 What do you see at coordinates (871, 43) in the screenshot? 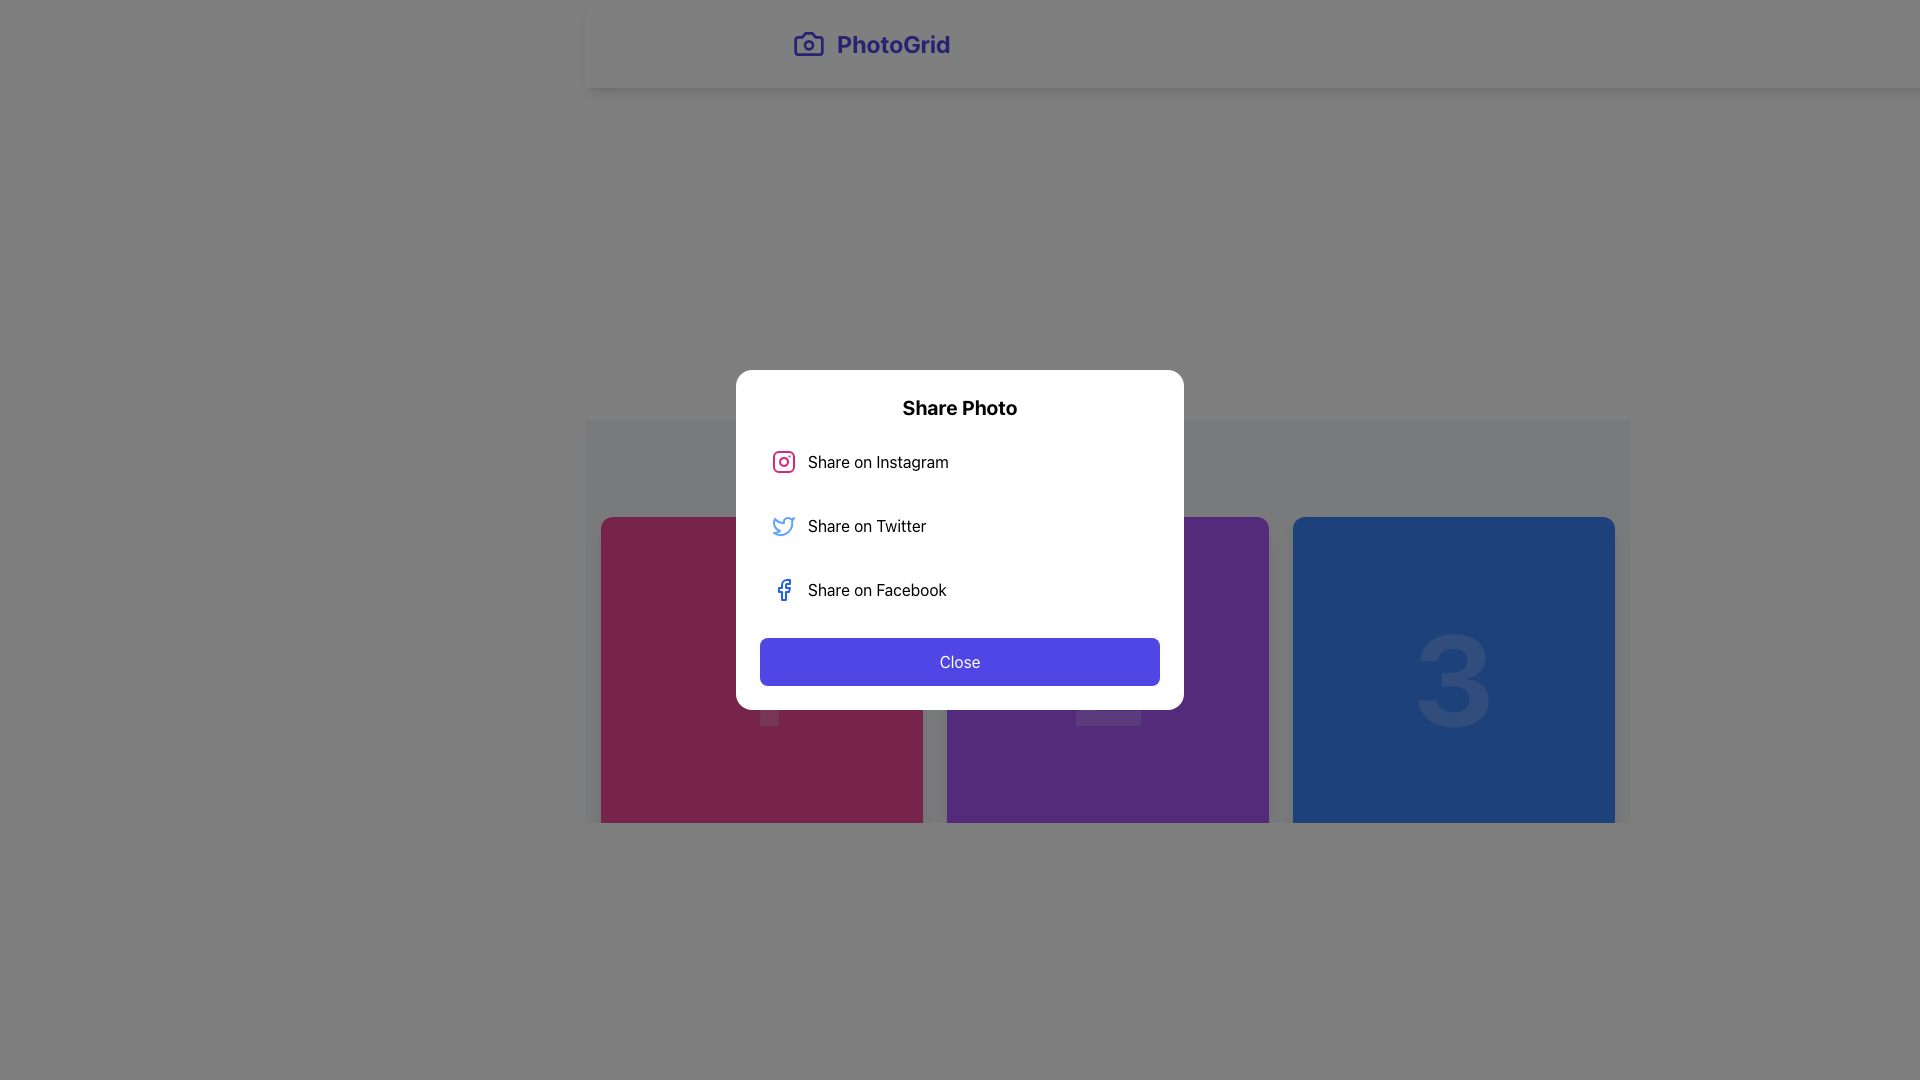
I see `the Branding Header element titled 'PhotoGrid' located at the top left corner of the application interface` at bounding box center [871, 43].